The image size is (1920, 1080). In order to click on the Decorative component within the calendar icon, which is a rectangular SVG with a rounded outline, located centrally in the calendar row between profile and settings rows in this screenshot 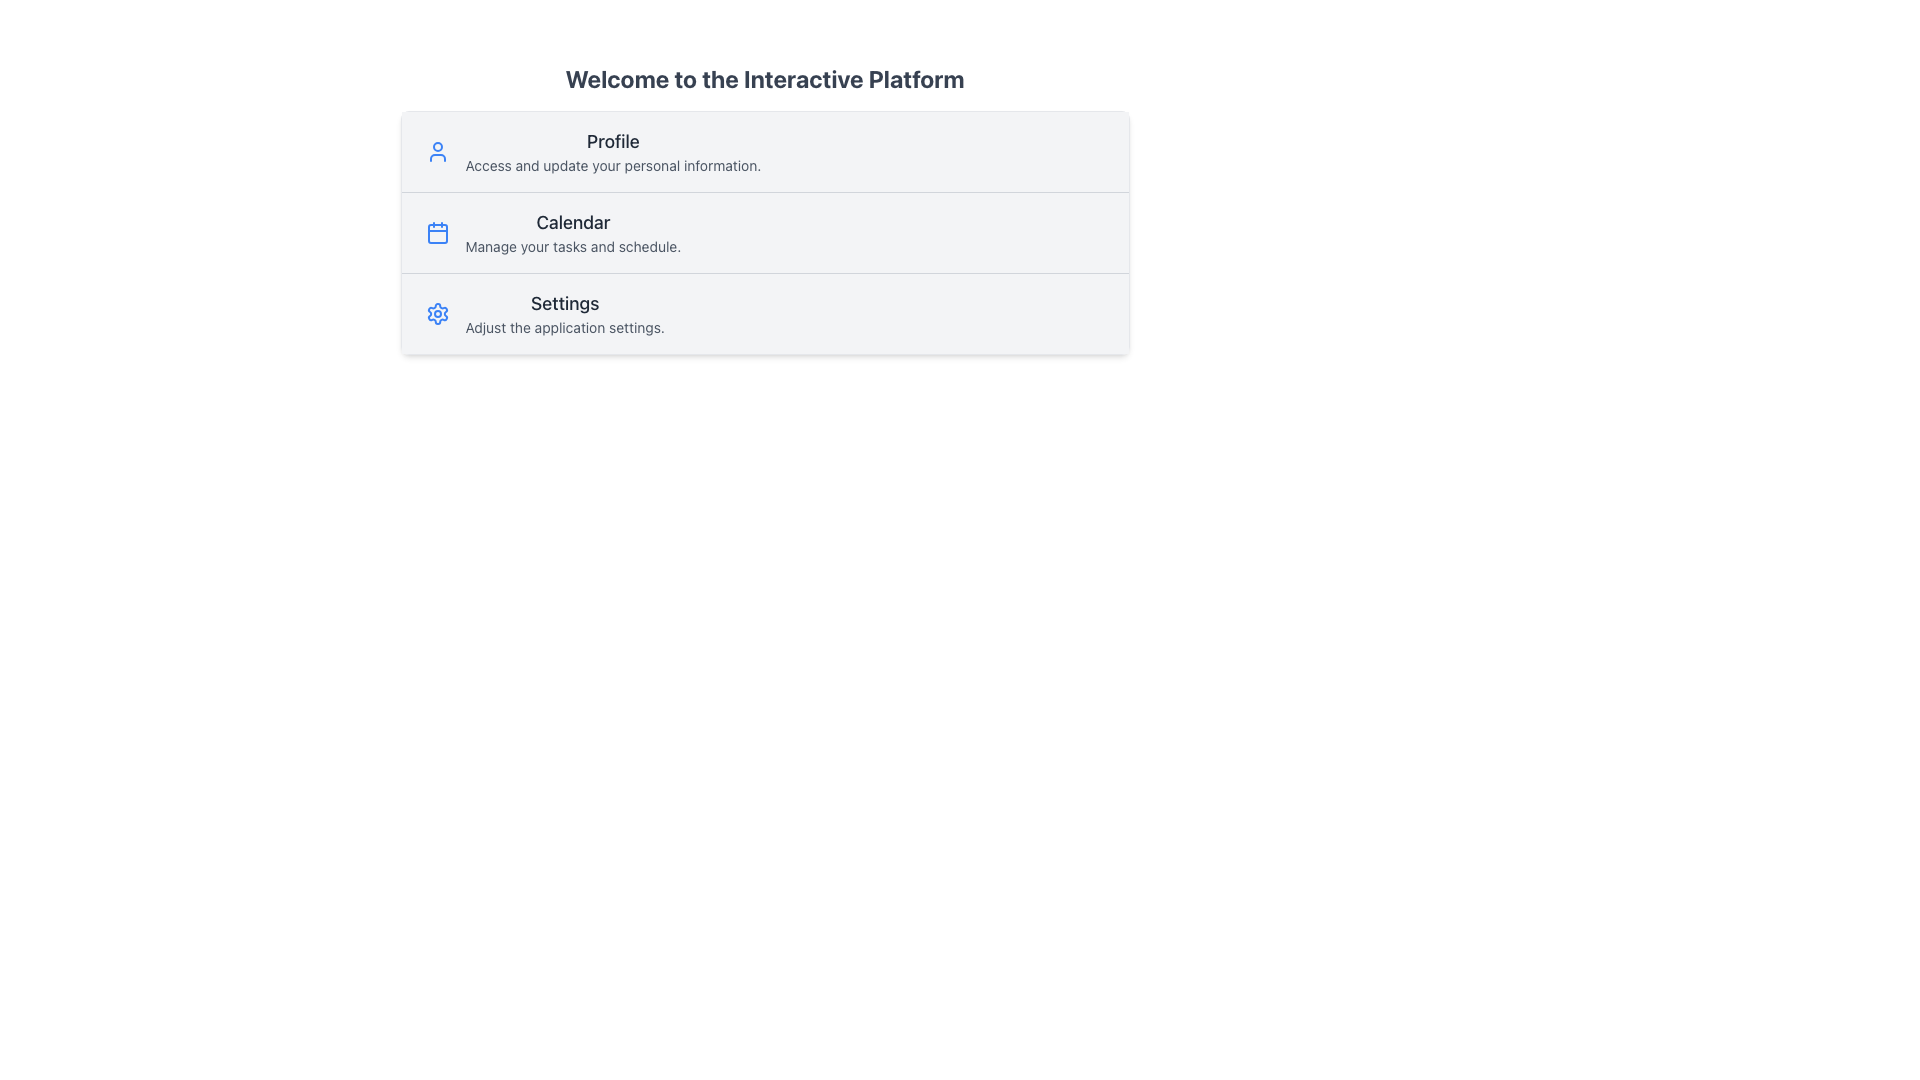, I will do `click(436, 233)`.